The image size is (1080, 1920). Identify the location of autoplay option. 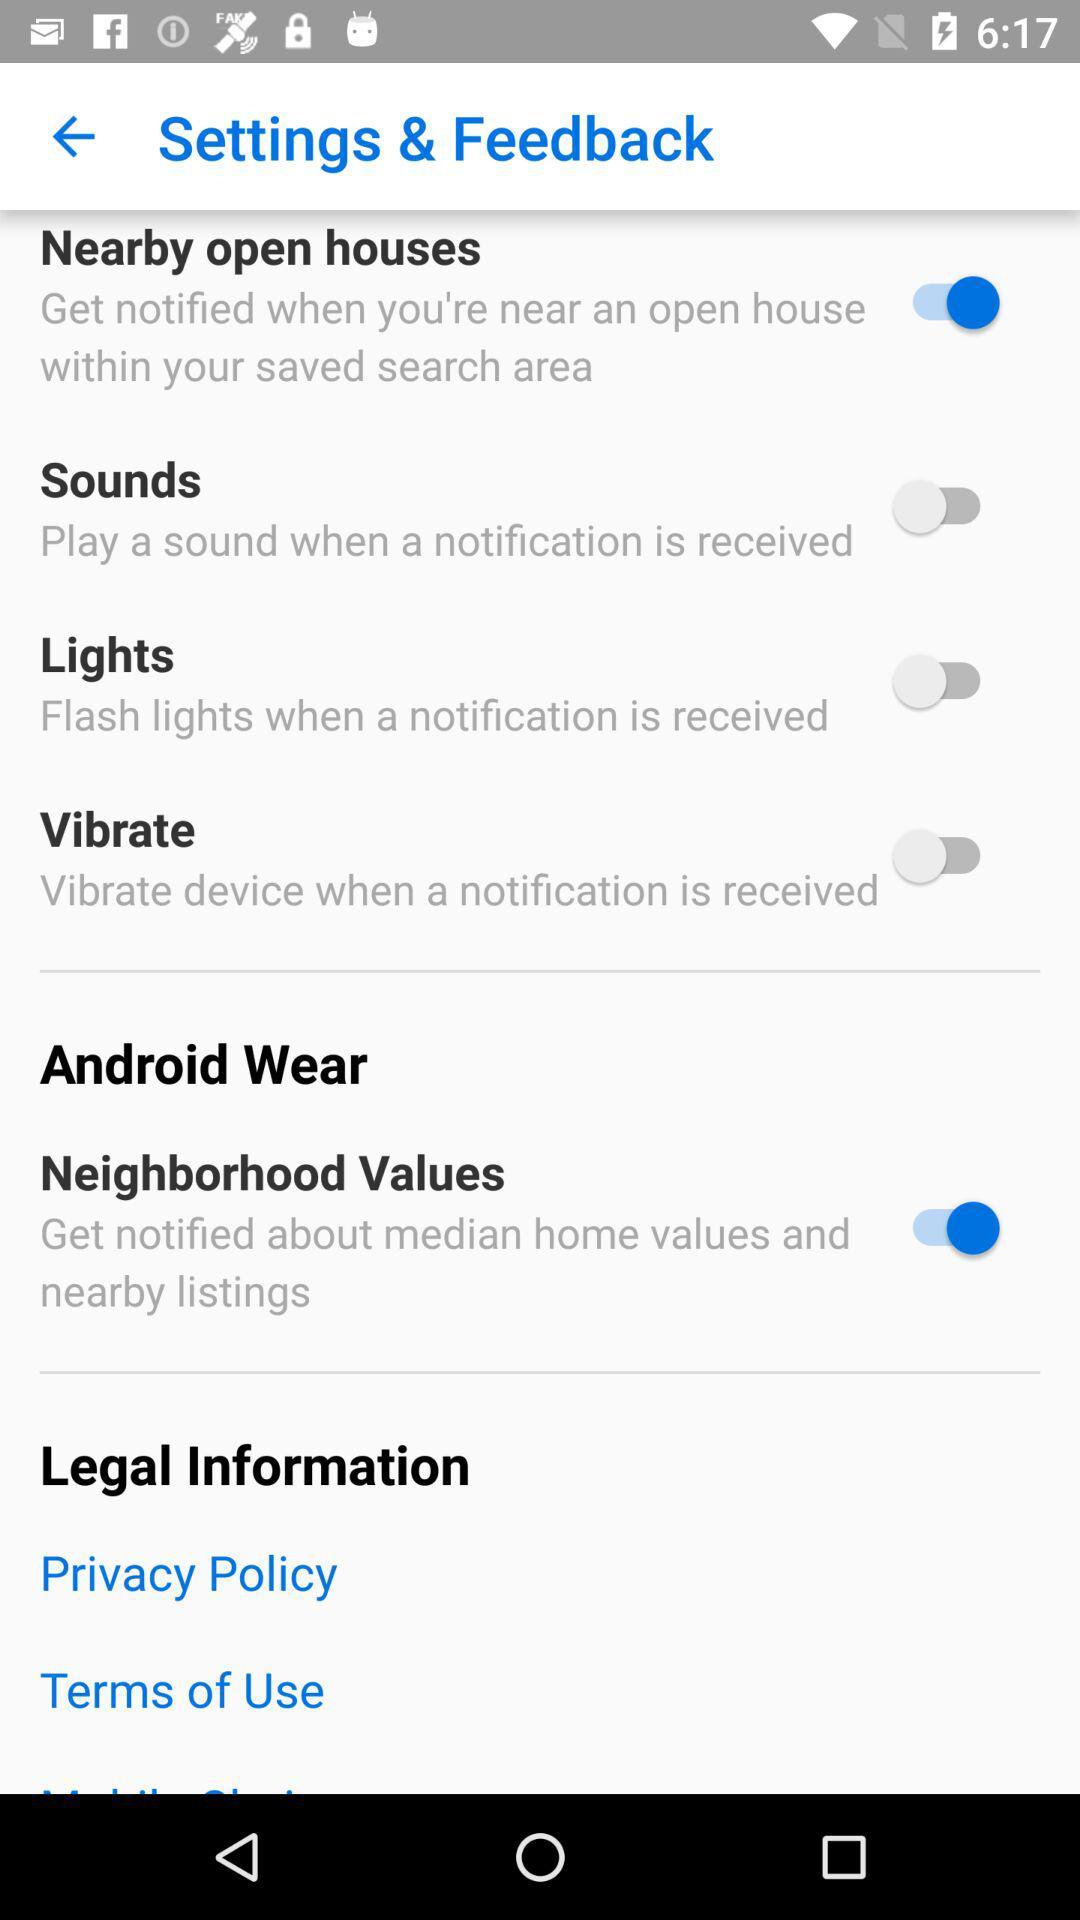
(945, 301).